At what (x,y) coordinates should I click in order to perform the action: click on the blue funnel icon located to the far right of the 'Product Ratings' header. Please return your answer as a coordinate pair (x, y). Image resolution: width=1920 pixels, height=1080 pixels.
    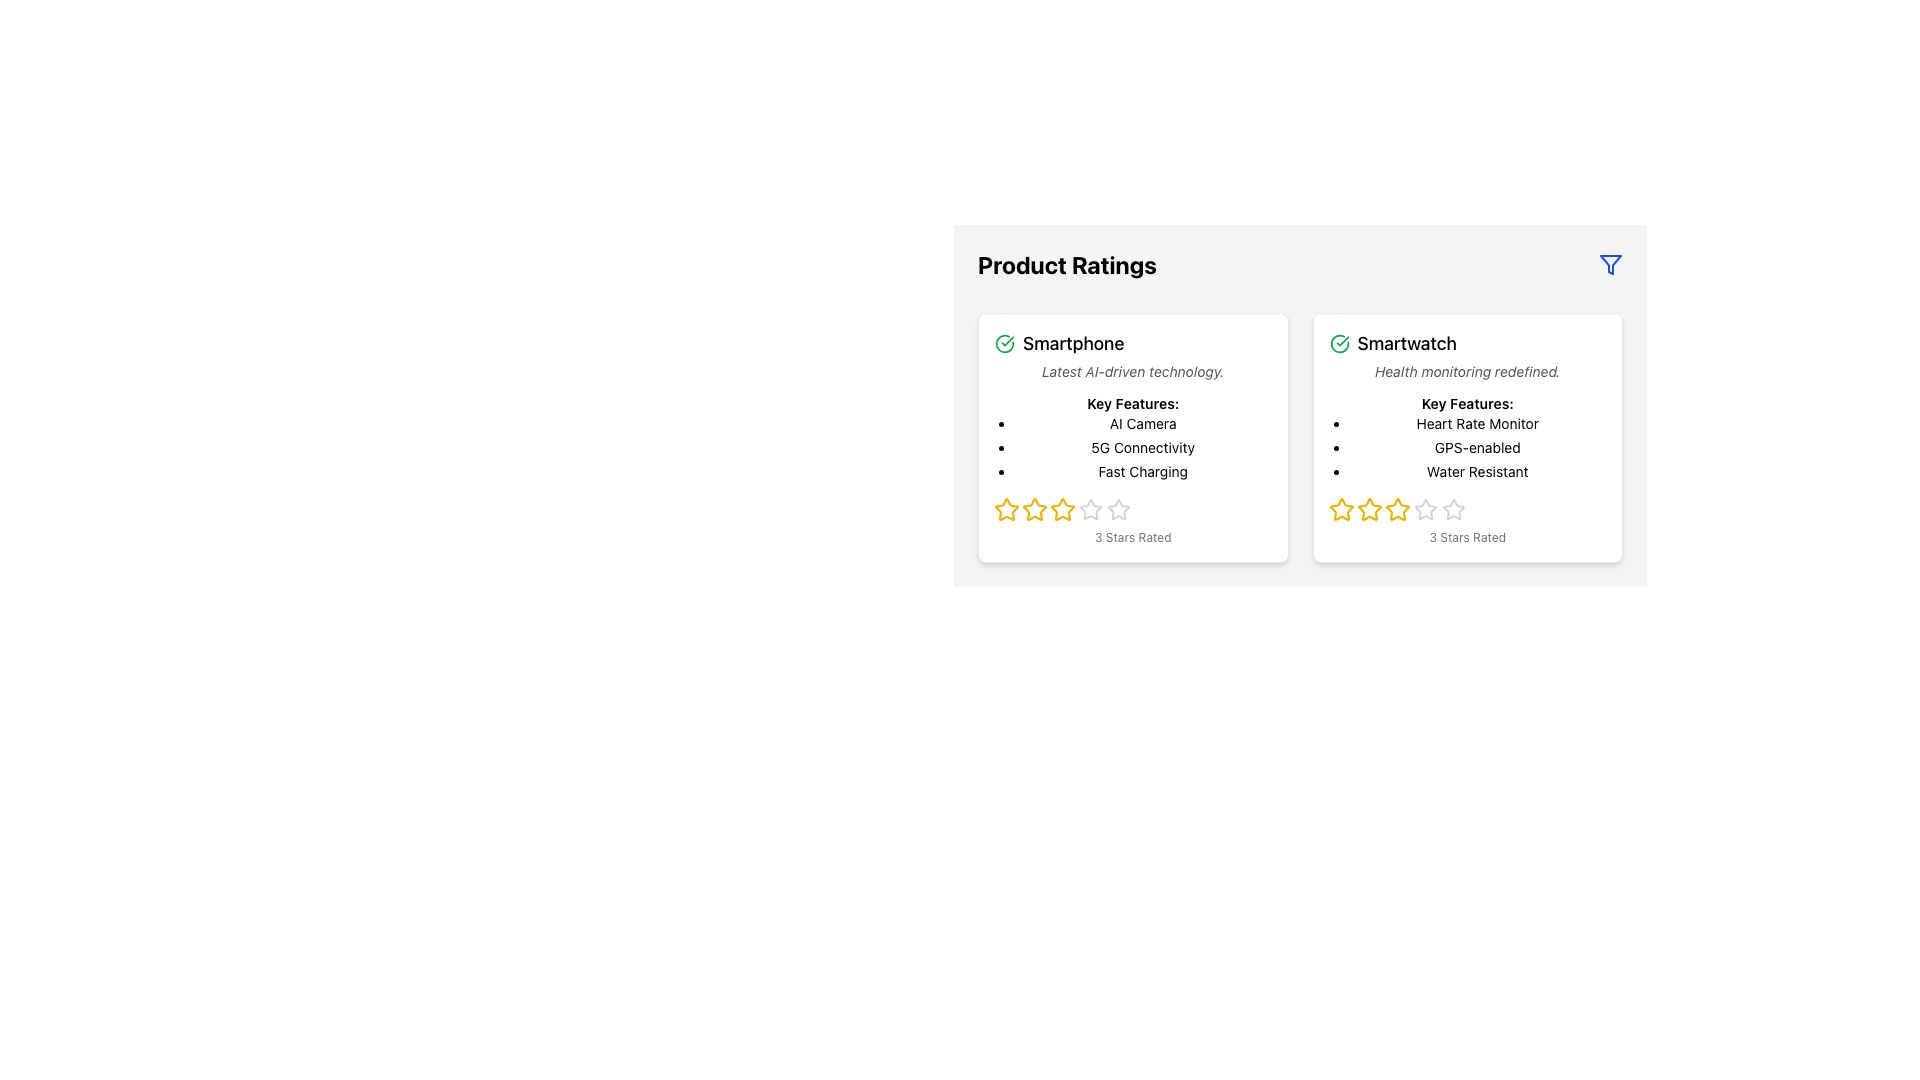
    Looking at the image, I should click on (1611, 264).